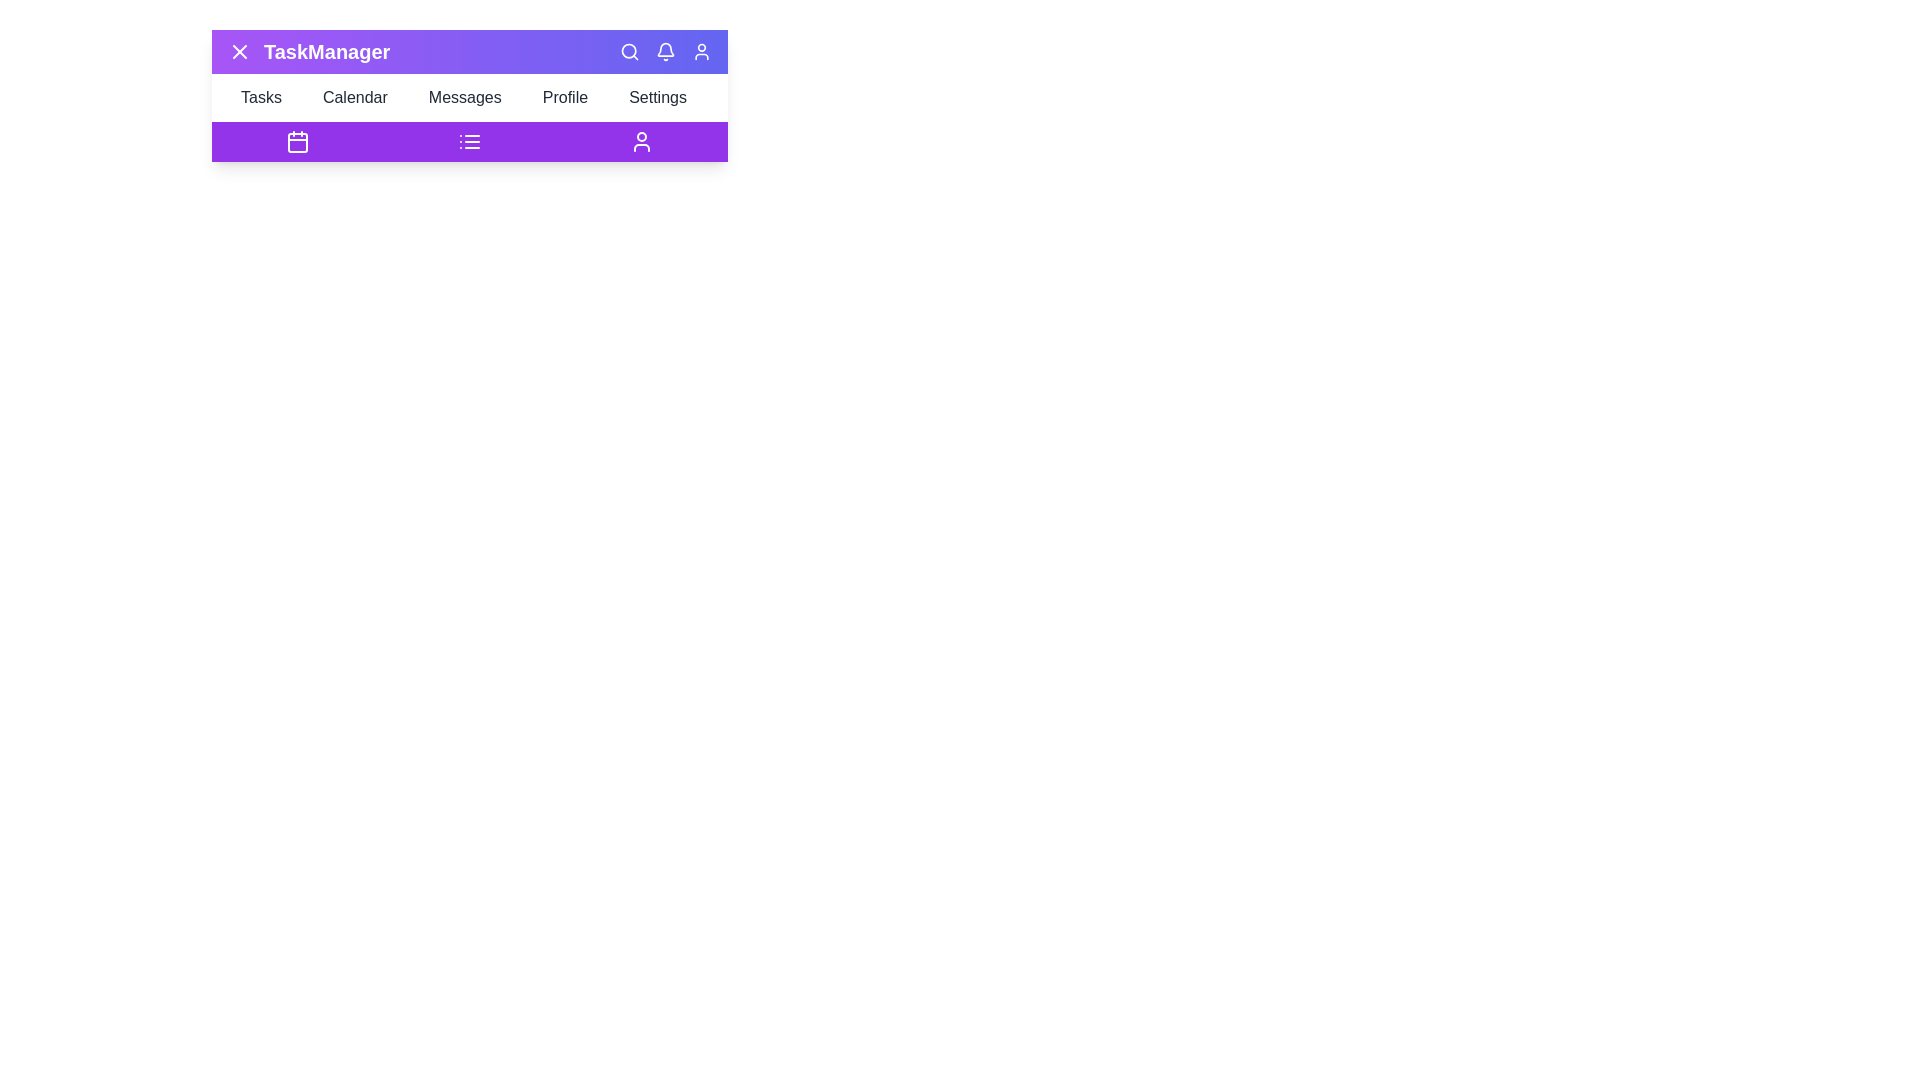  I want to click on the Profile icon in the bottom navigation bar, so click(642, 141).